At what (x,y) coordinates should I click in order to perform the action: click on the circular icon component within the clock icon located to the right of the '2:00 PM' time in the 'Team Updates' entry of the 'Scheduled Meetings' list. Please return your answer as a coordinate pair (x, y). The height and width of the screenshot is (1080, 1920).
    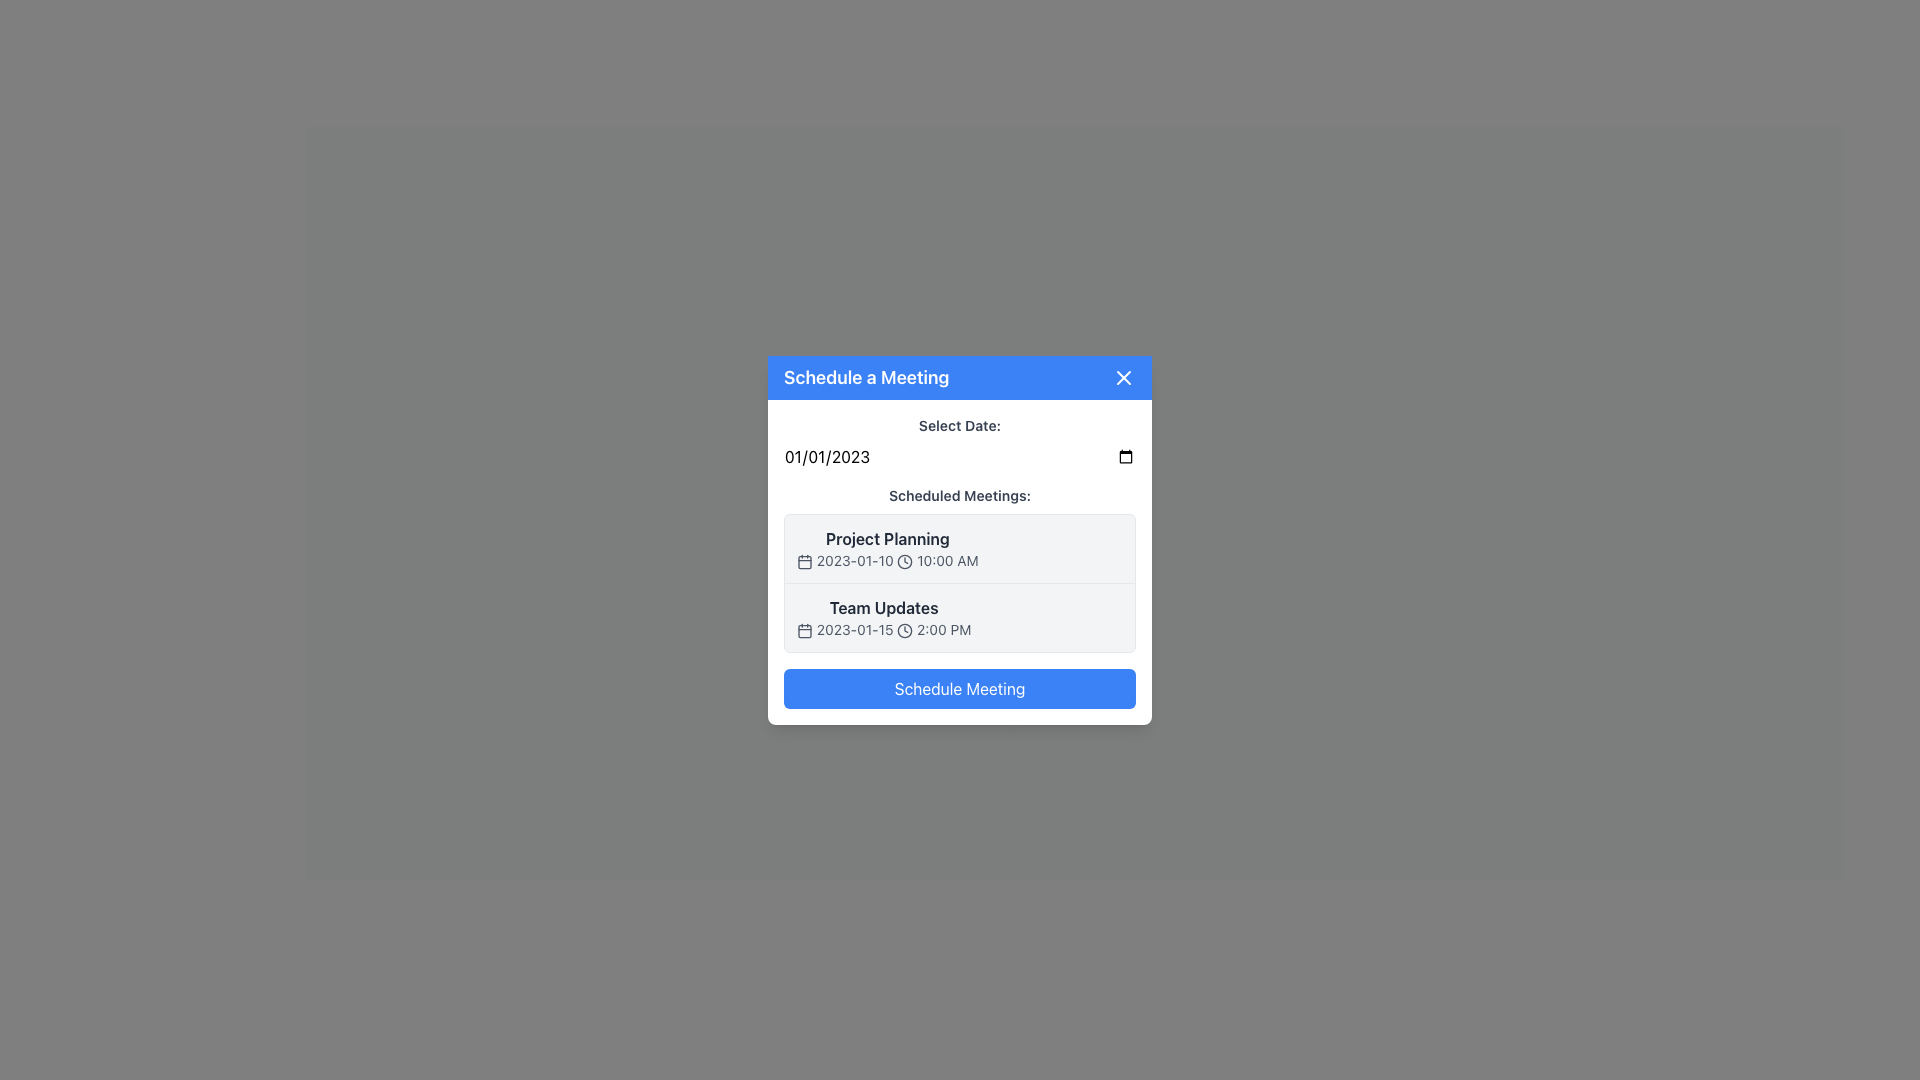
    Looking at the image, I should click on (904, 630).